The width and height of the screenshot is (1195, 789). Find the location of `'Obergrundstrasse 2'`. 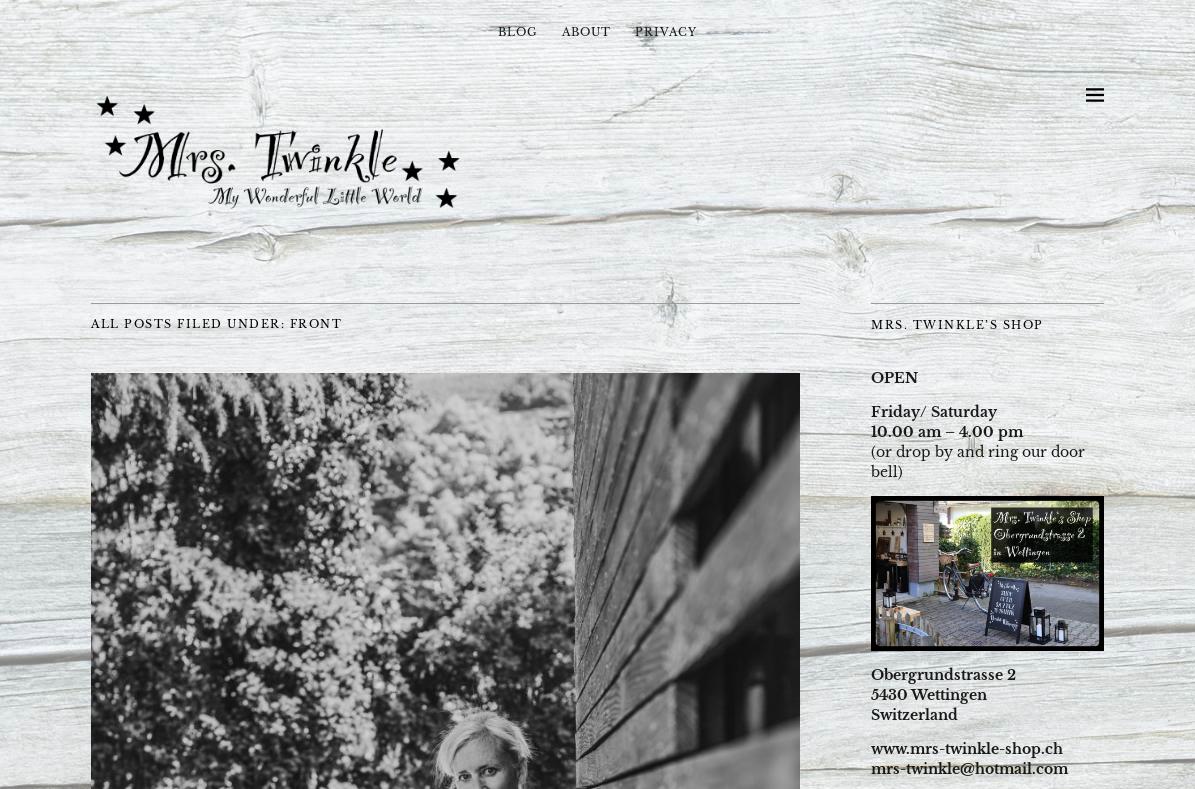

'Obergrundstrasse 2' is located at coordinates (943, 673).